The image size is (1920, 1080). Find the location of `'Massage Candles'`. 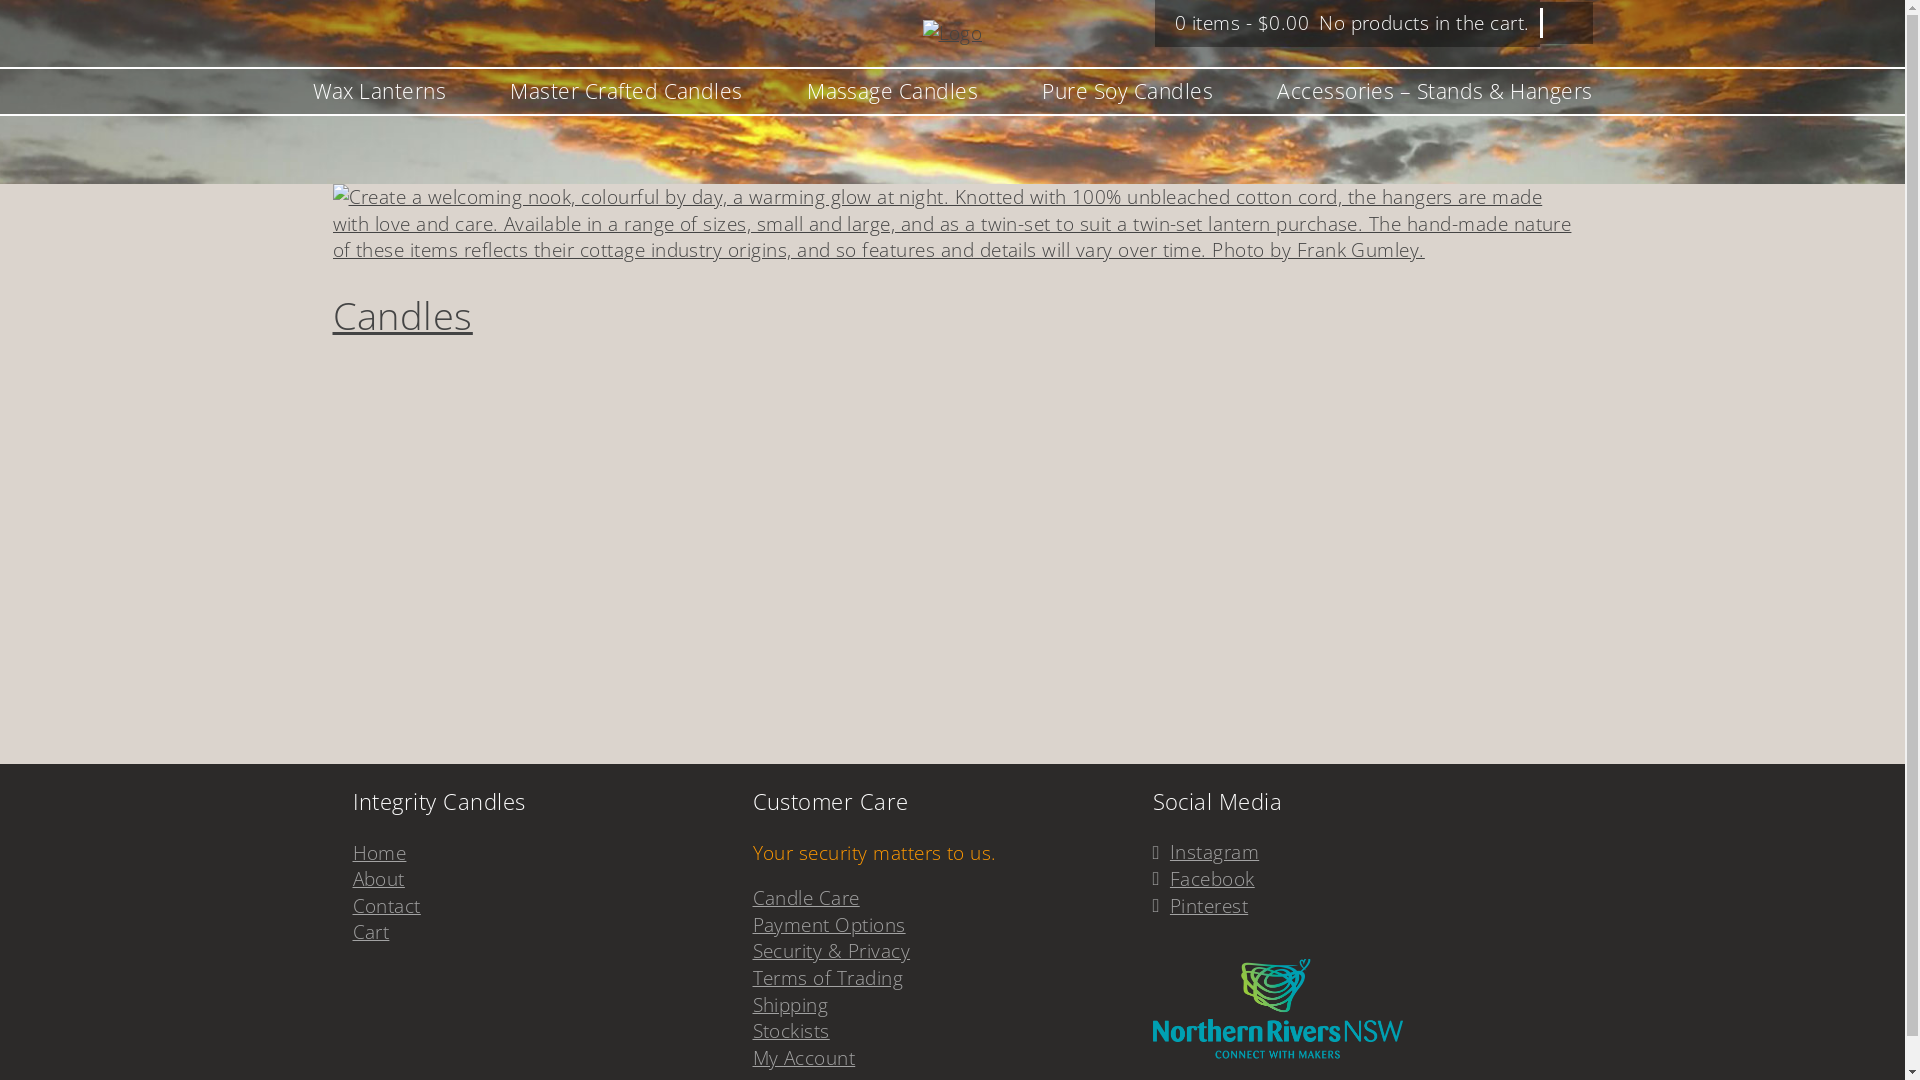

'Massage Candles' is located at coordinates (891, 91).